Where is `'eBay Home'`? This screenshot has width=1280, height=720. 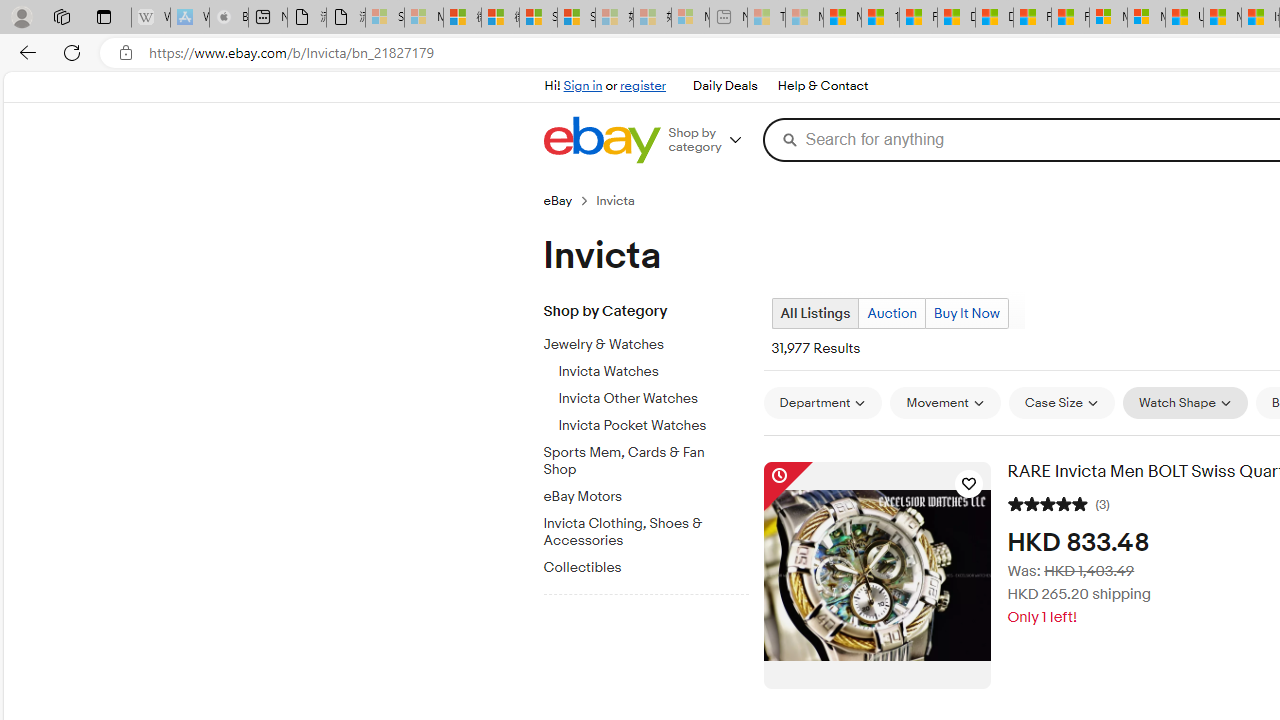
'eBay Home' is located at coordinates (600, 139).